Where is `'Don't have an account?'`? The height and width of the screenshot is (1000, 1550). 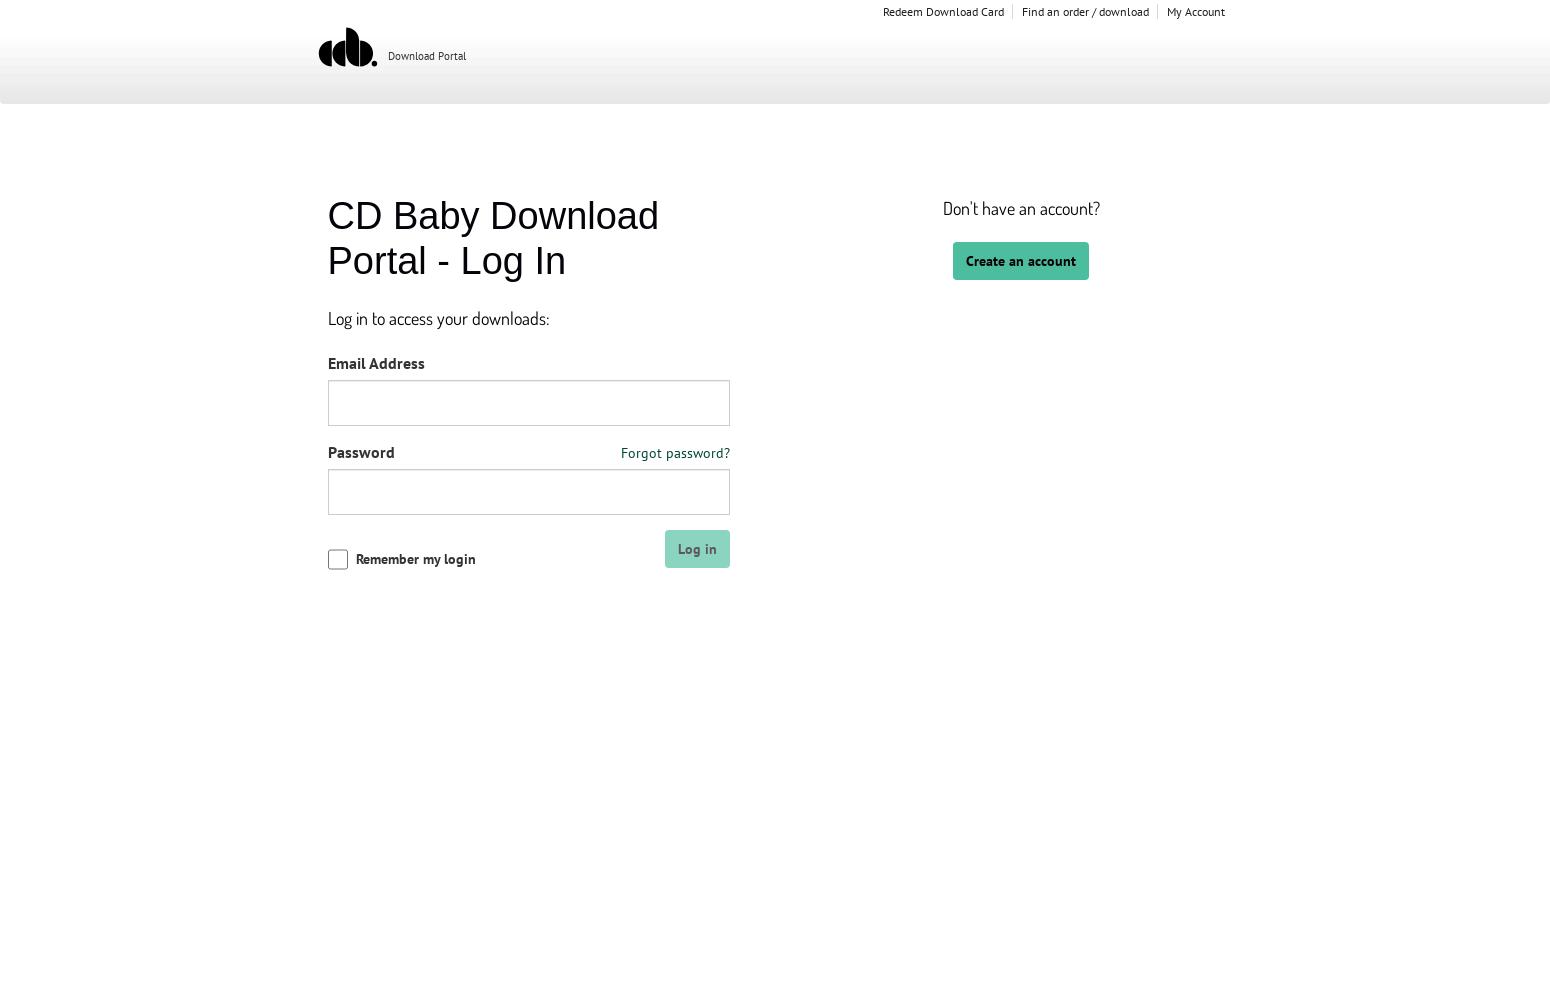 'Don't have an account?' is located at coordinates (940, 207).